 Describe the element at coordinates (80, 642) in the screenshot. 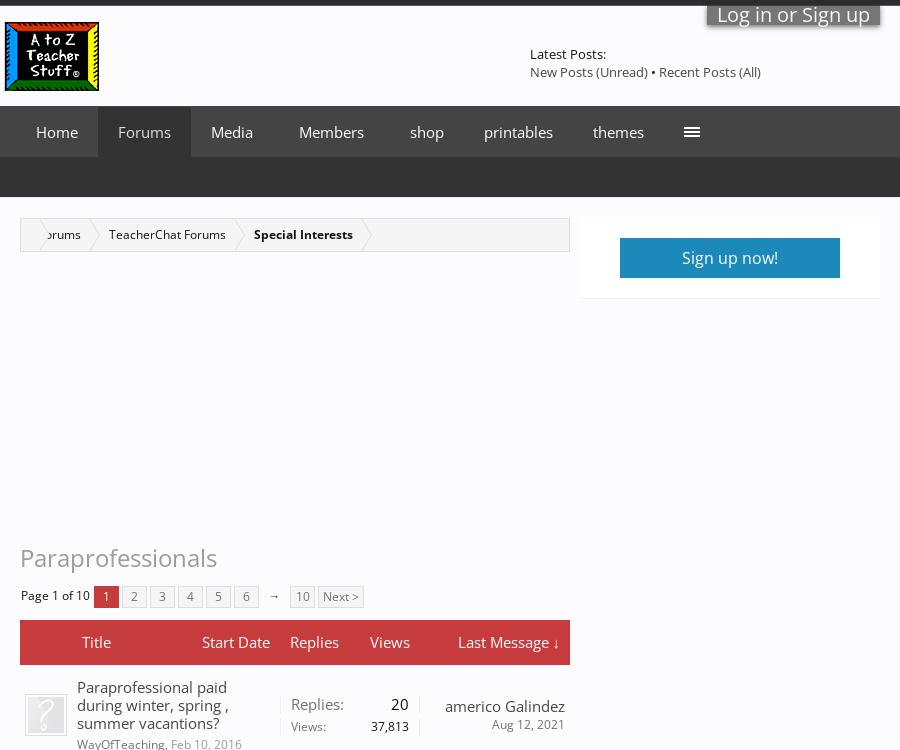

I see `'Title'` at that location.